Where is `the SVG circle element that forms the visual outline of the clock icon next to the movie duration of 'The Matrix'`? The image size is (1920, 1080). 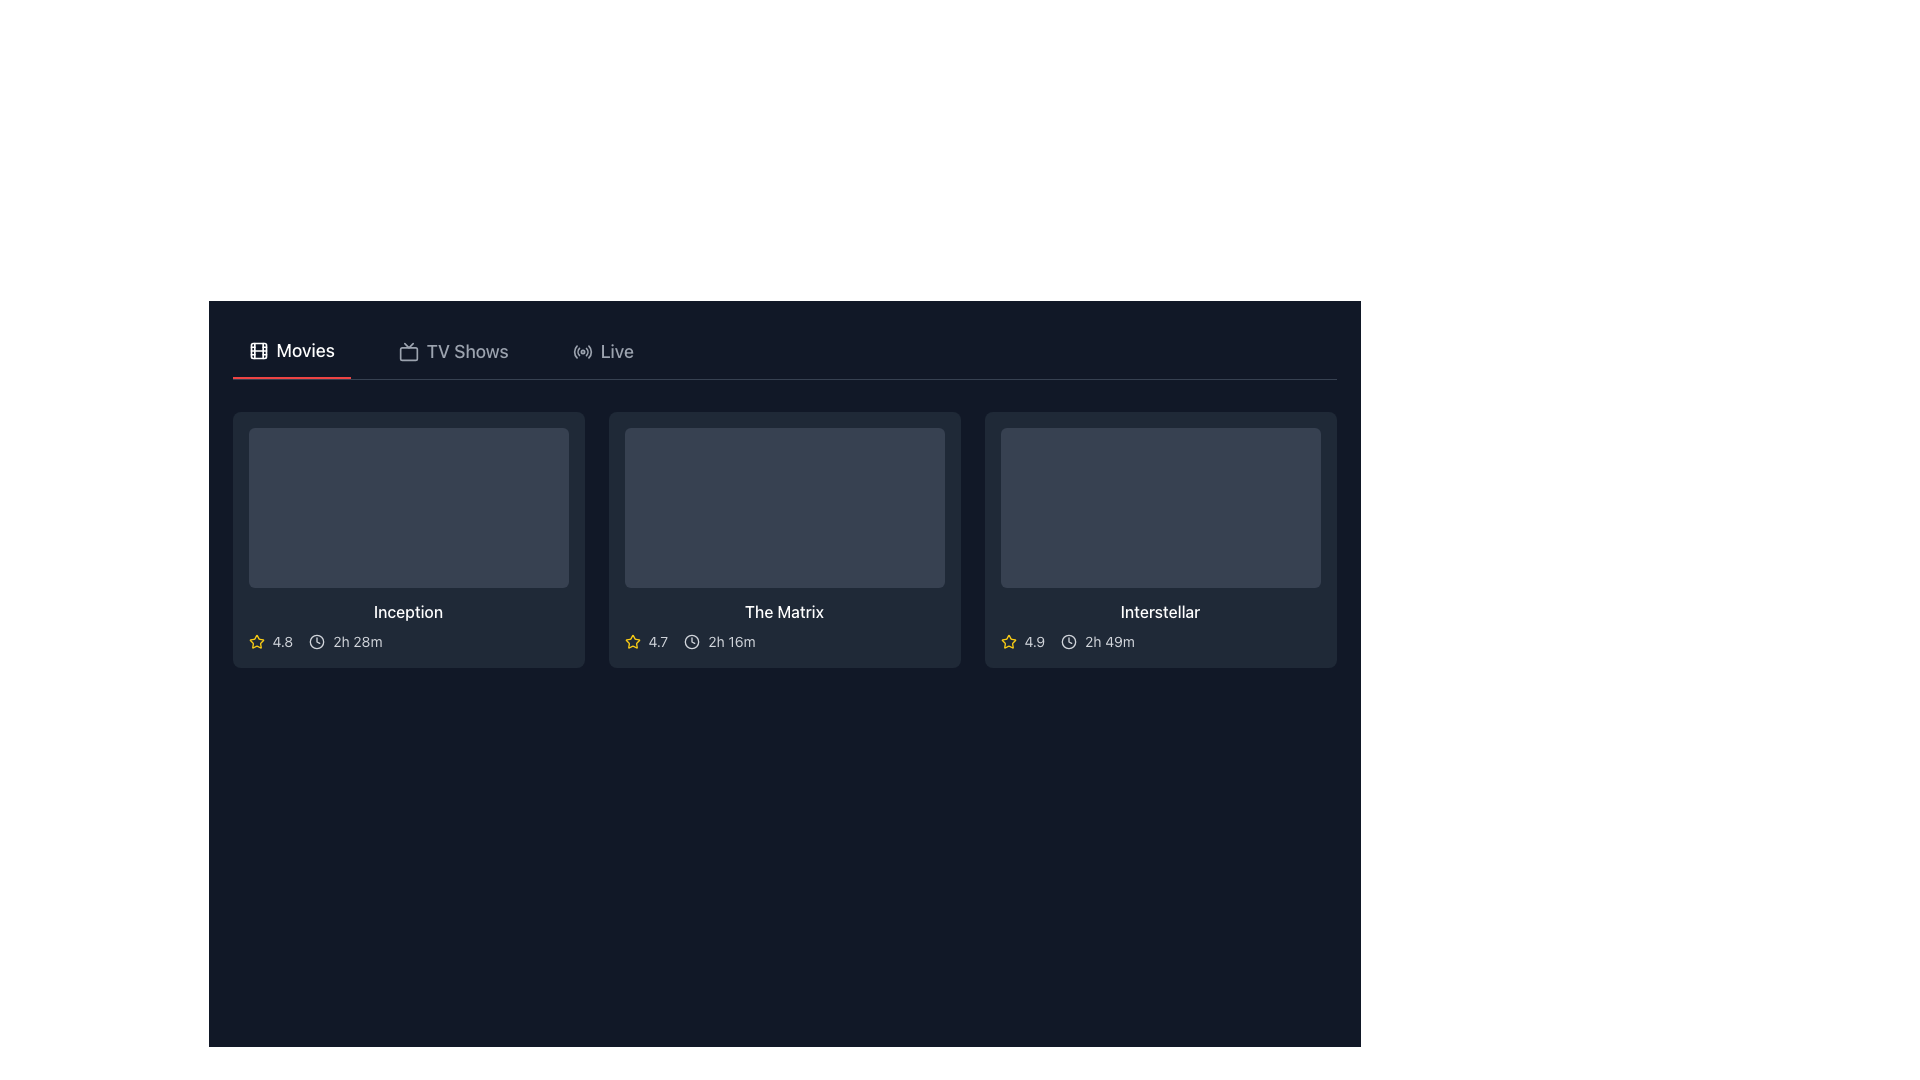 the SVG circle element that forms the visual outline of the clock icon next to the movie duration of 'The Matrix' is located at coordinates (692, 641).